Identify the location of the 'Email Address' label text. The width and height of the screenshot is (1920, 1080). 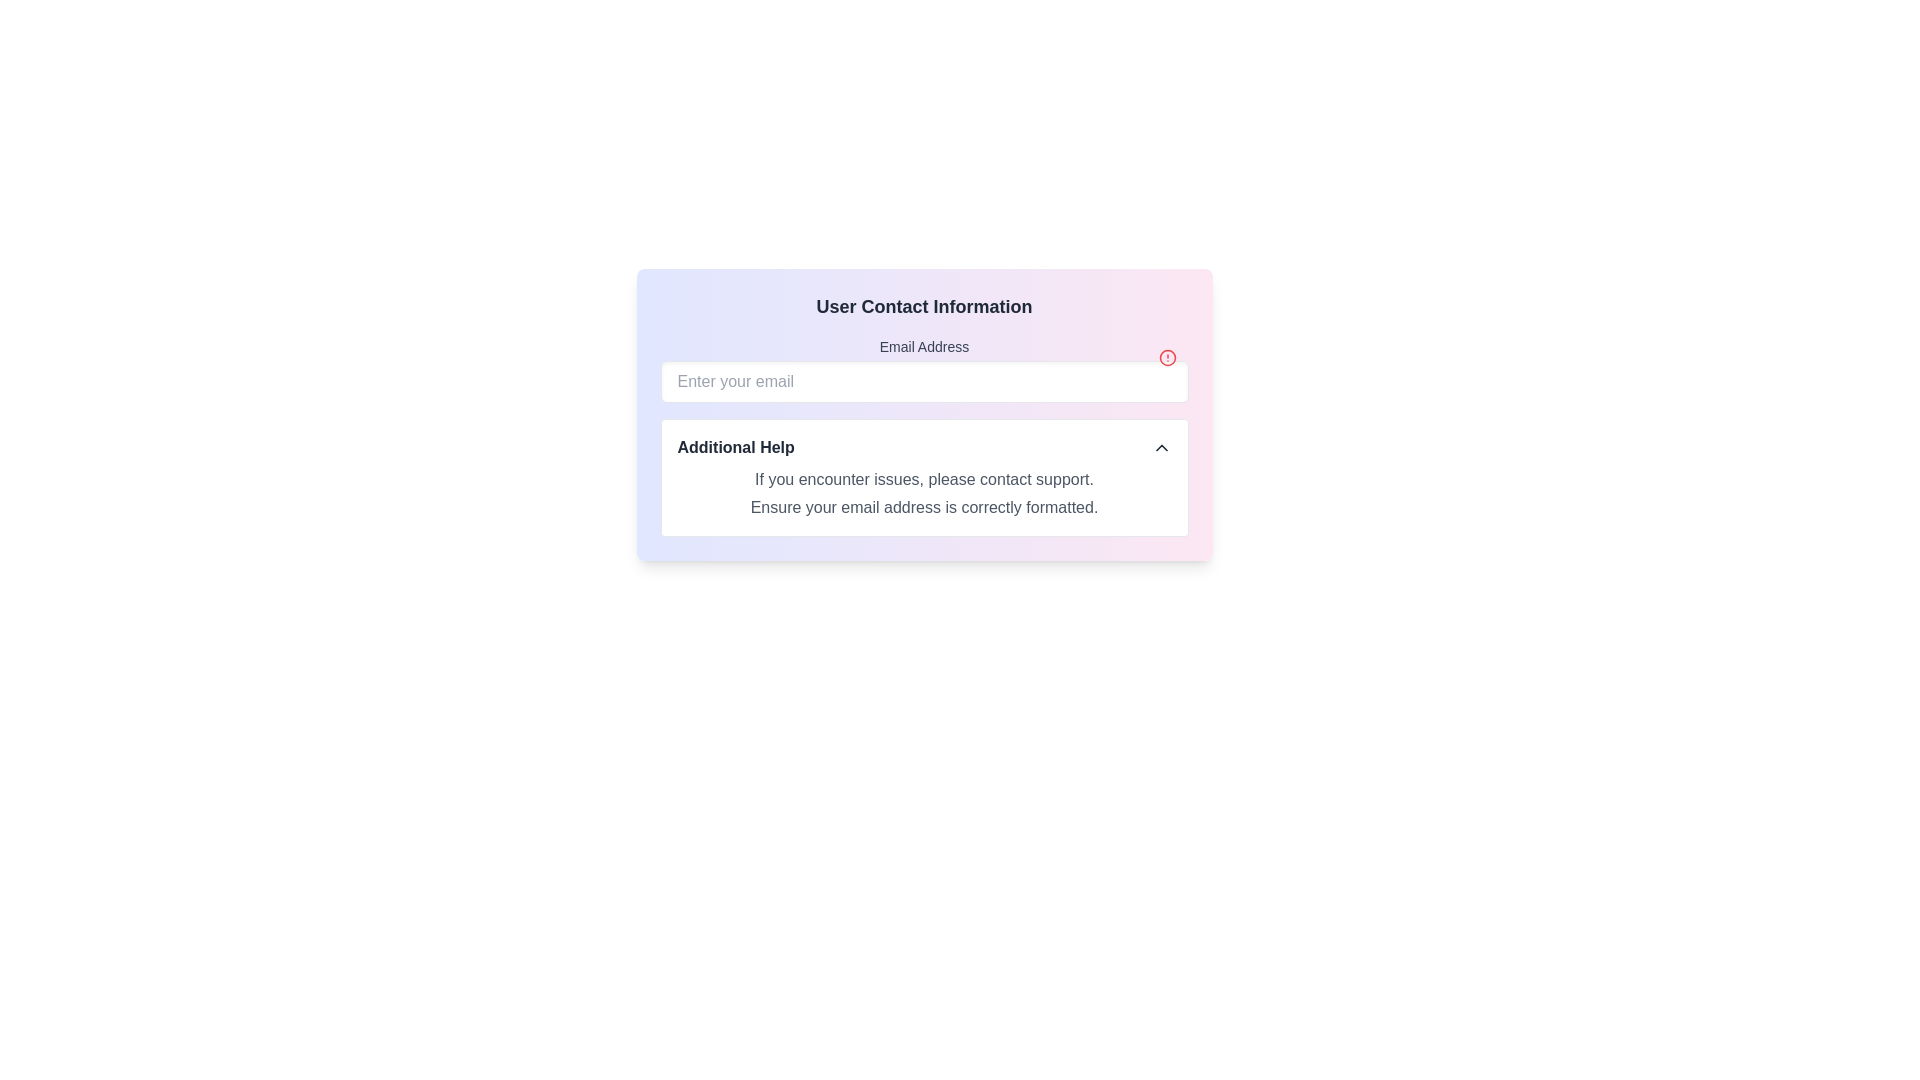
(923, 346).